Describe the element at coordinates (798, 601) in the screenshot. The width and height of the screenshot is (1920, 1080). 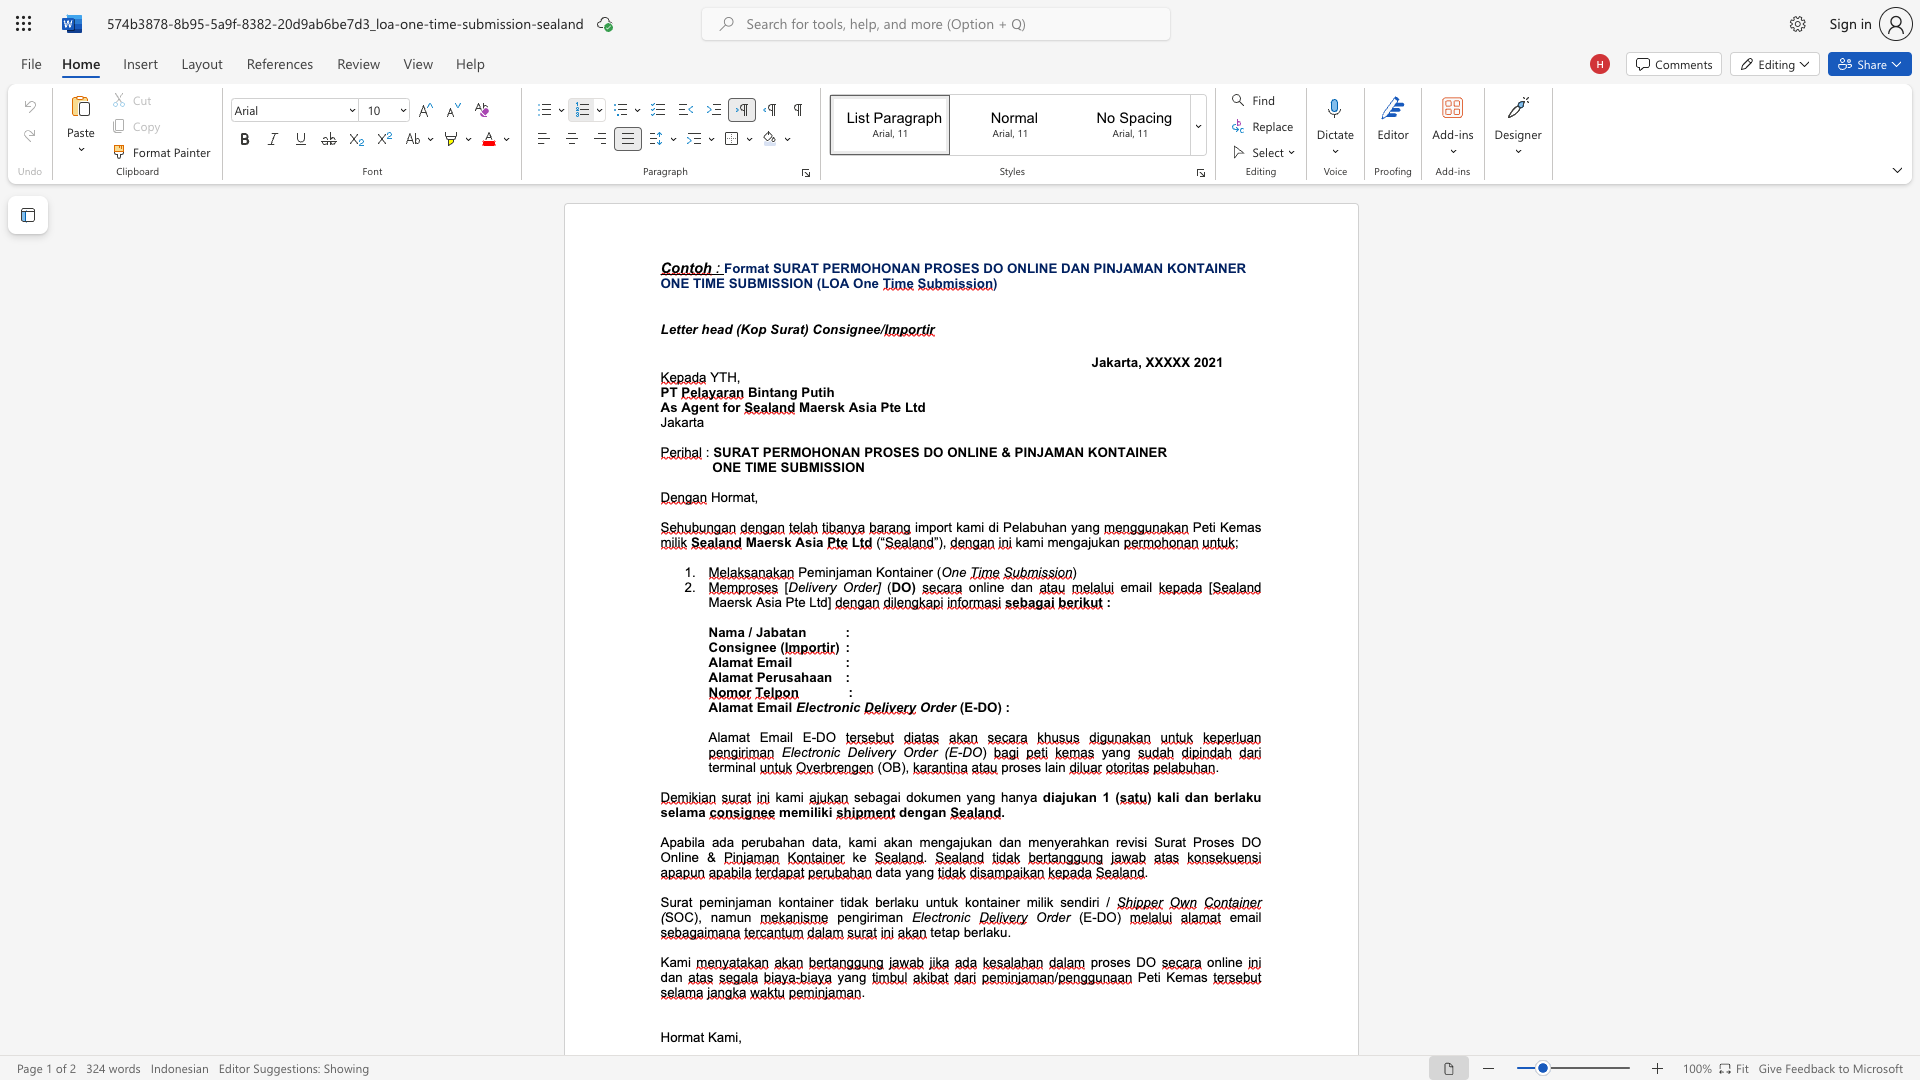
I see `the space between the continuous character "t" and "e" in the text` at that location.